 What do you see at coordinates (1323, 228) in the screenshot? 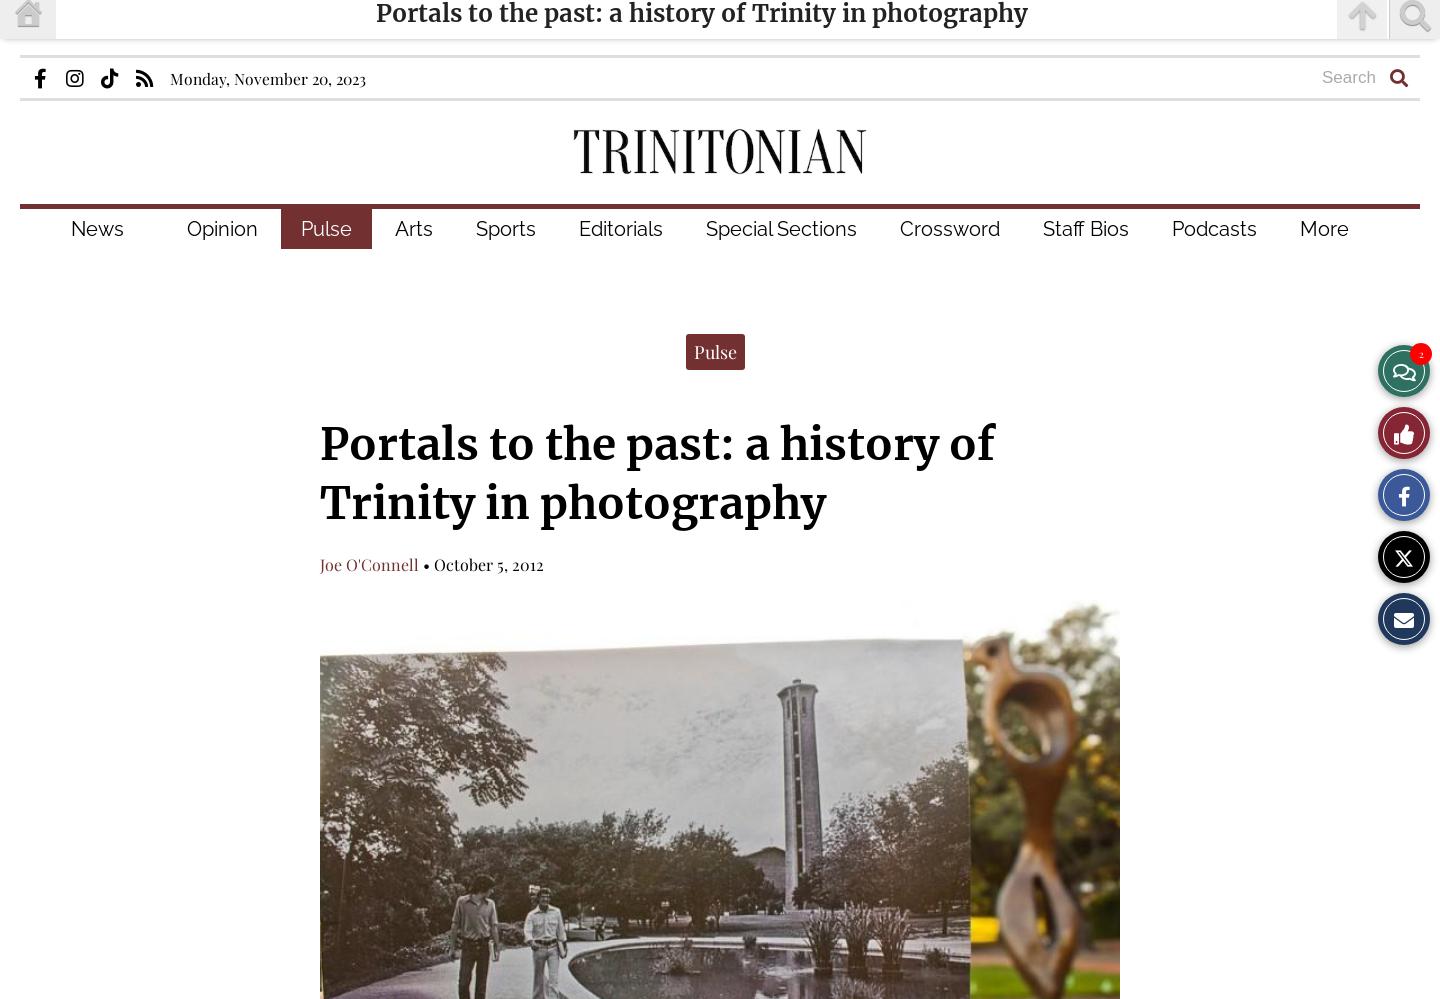
I see `'More'` at bounding box center [1323, 228].